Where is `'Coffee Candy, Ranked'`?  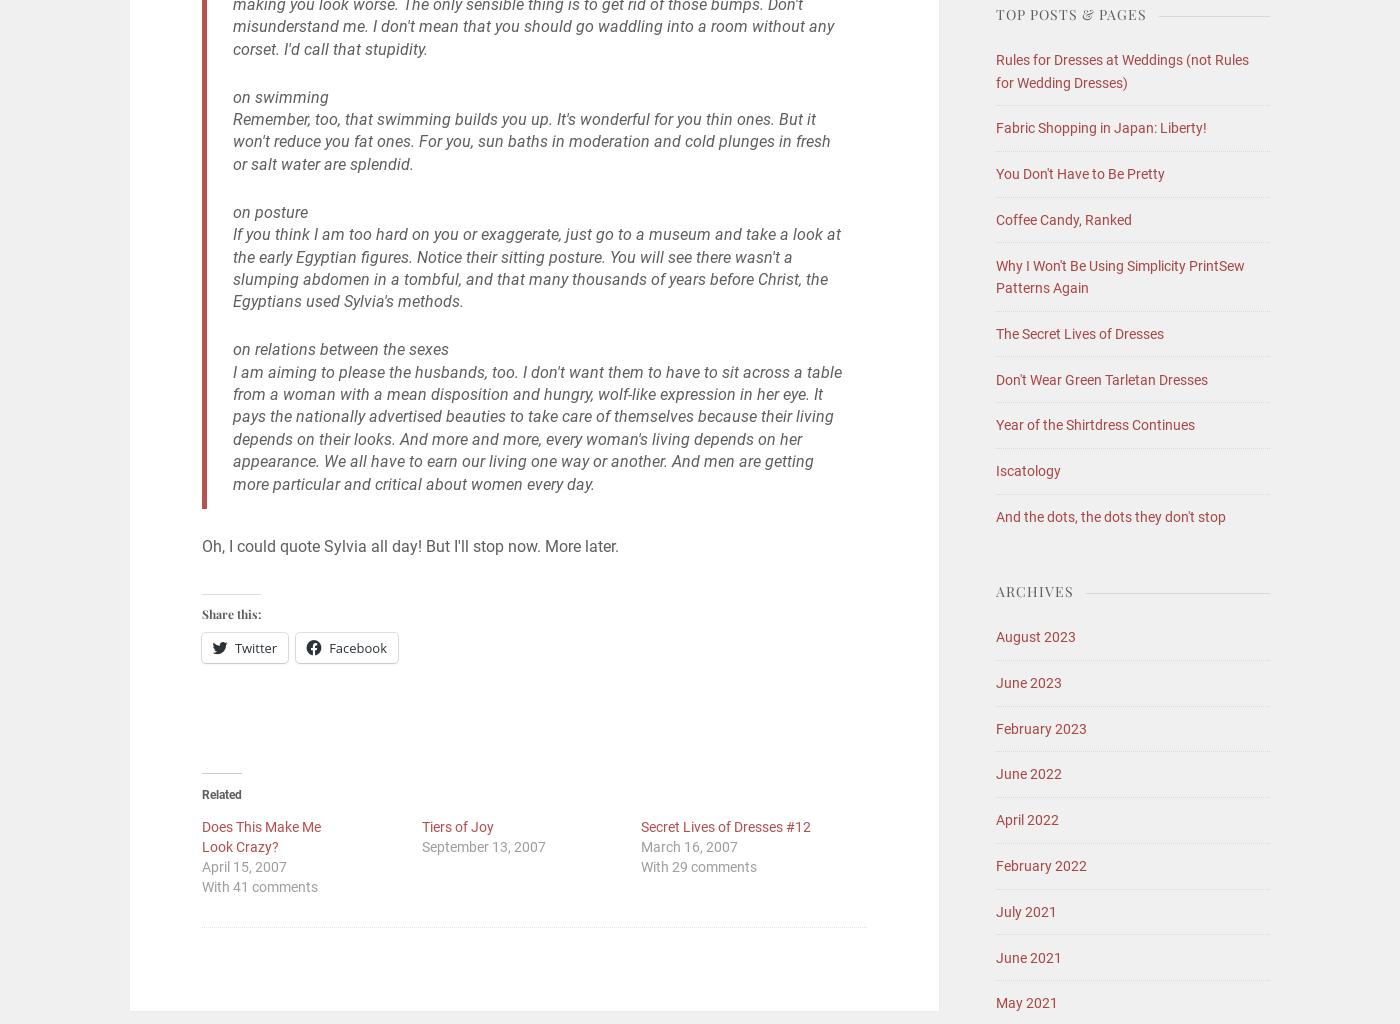
'Coffee Candy, Ranked' is located at coordinates (995, 218).